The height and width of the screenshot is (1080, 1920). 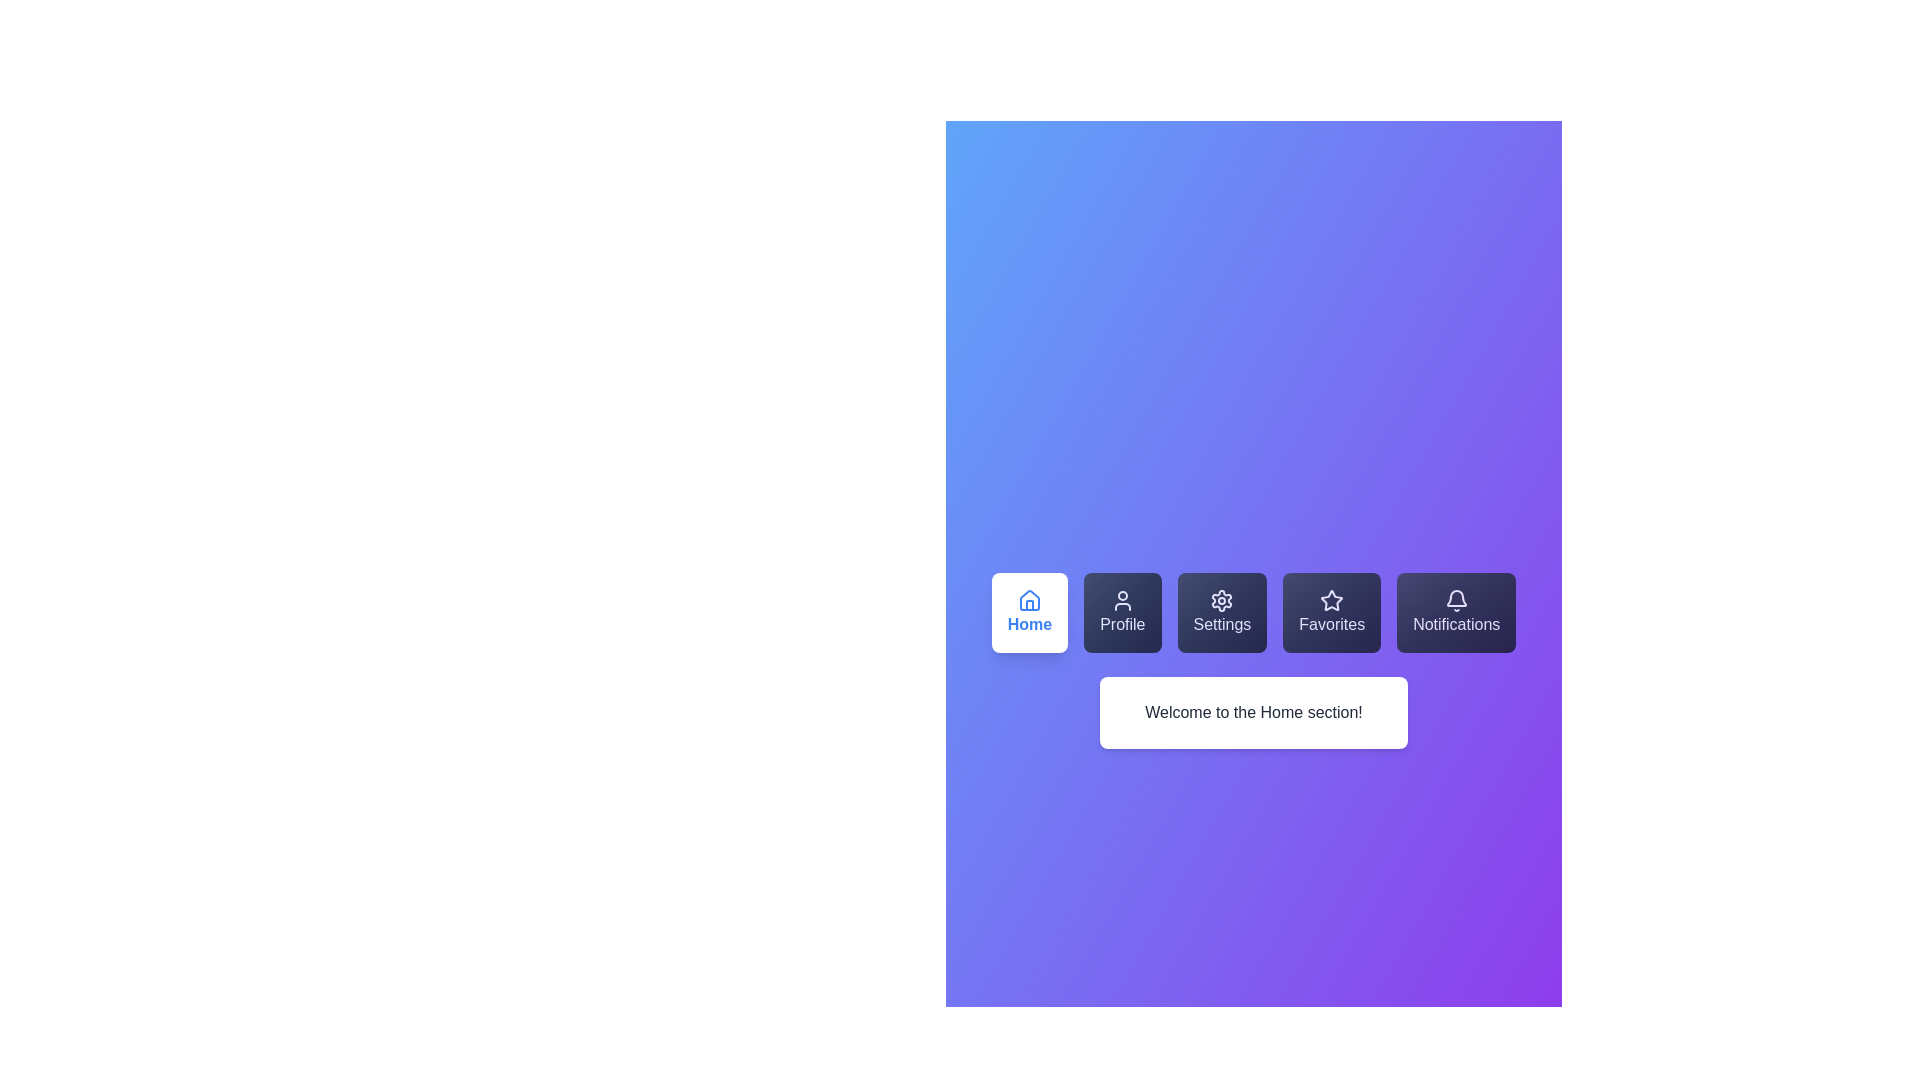 What do you see at coordinates (1029, 600) in the screenshot?
I see `the 'Home' button which features a blue outline house icon centered above the label 'Home'` at bounding box center [1029, 600].